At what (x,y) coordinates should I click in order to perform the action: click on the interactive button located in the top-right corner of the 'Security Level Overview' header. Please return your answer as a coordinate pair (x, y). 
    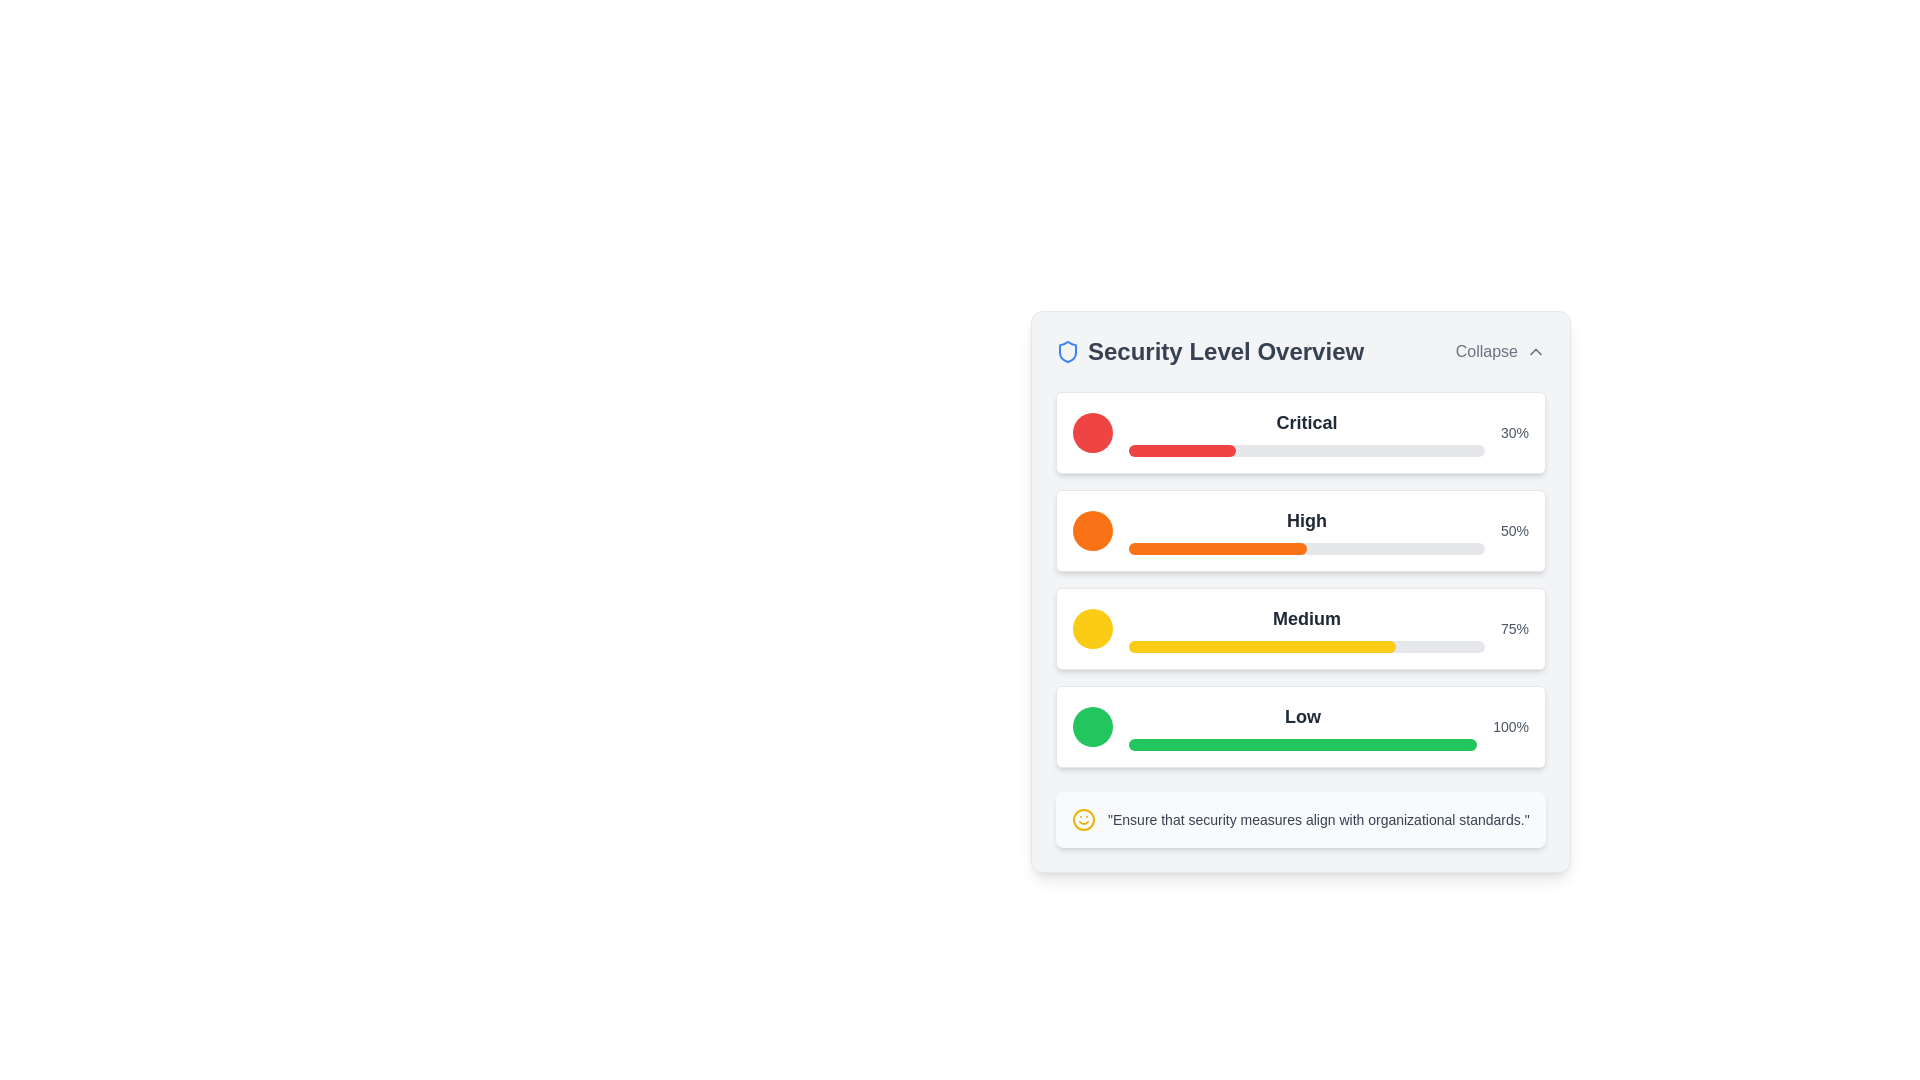
    Looking at the image, I should click on (1499, 350).